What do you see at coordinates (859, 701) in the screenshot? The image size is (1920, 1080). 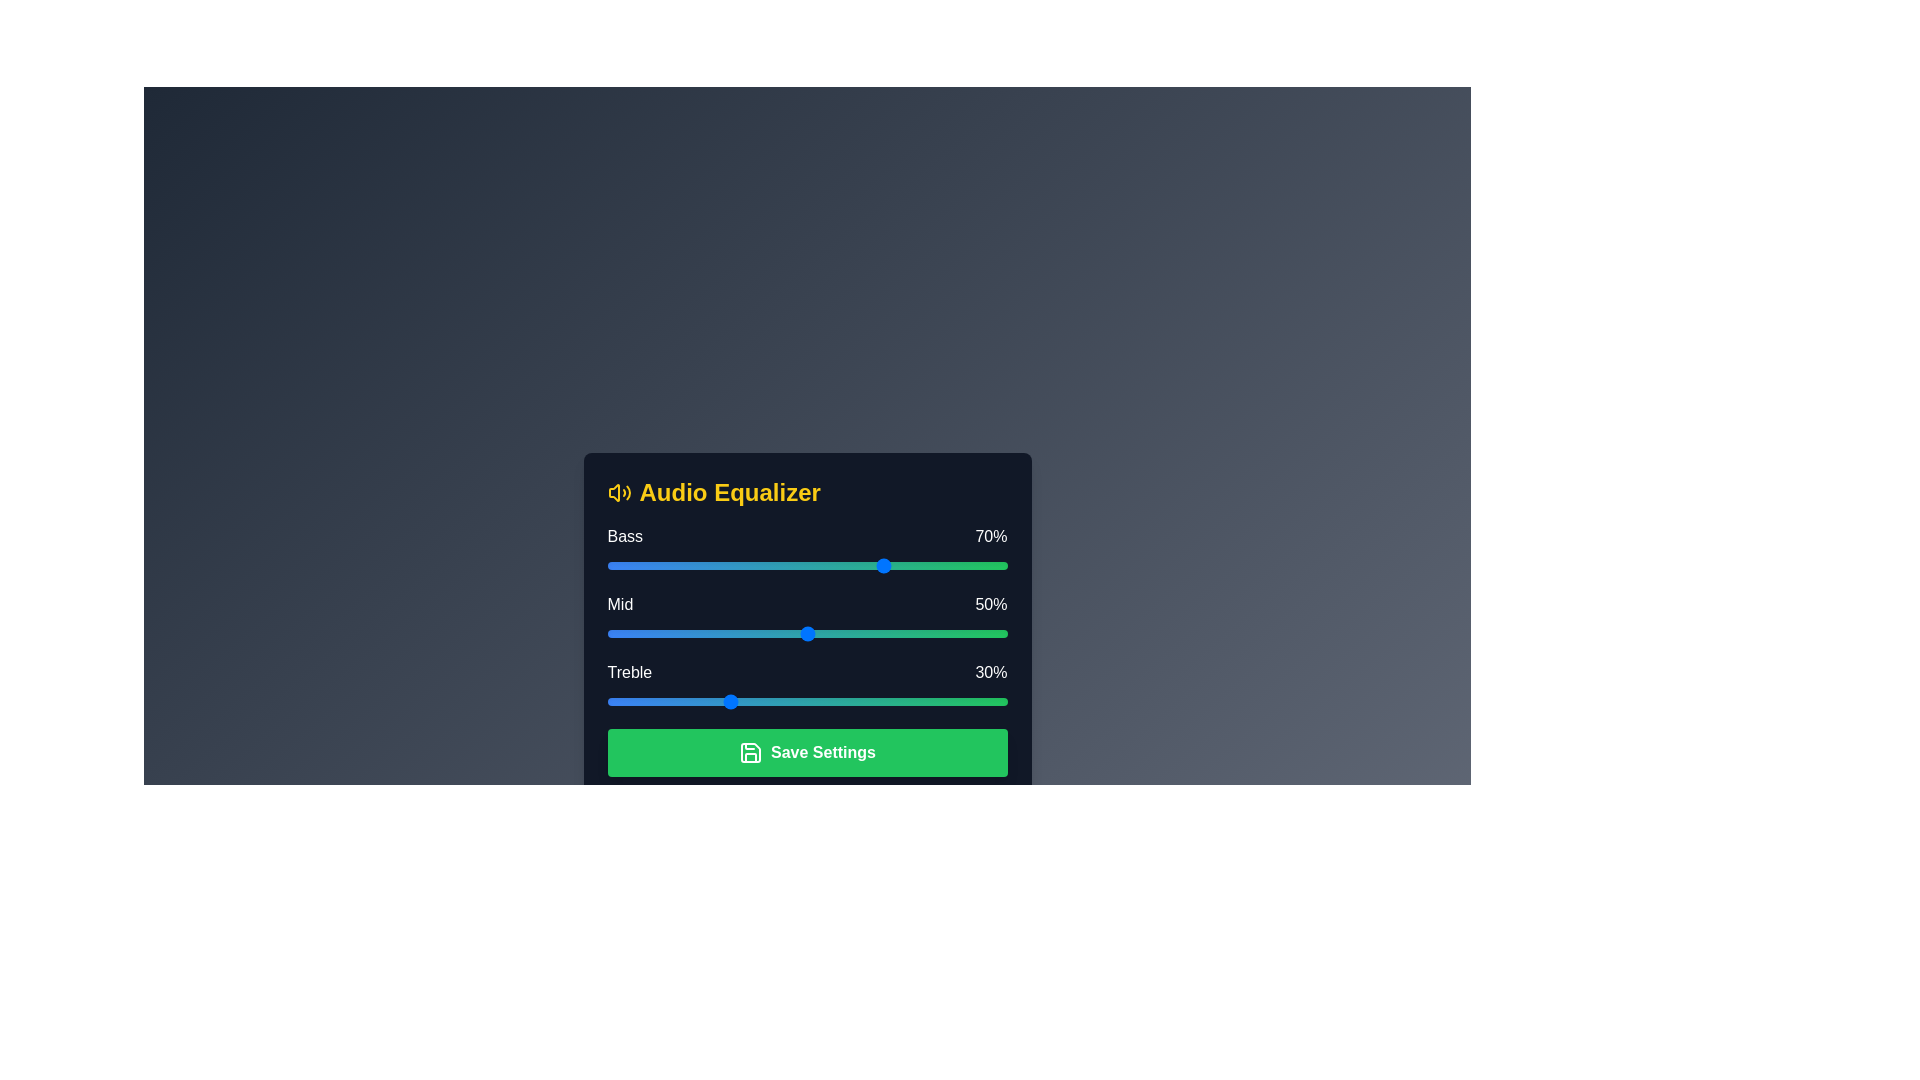 I see `the Treble slider to 63%` at bounding box center [859, 701].